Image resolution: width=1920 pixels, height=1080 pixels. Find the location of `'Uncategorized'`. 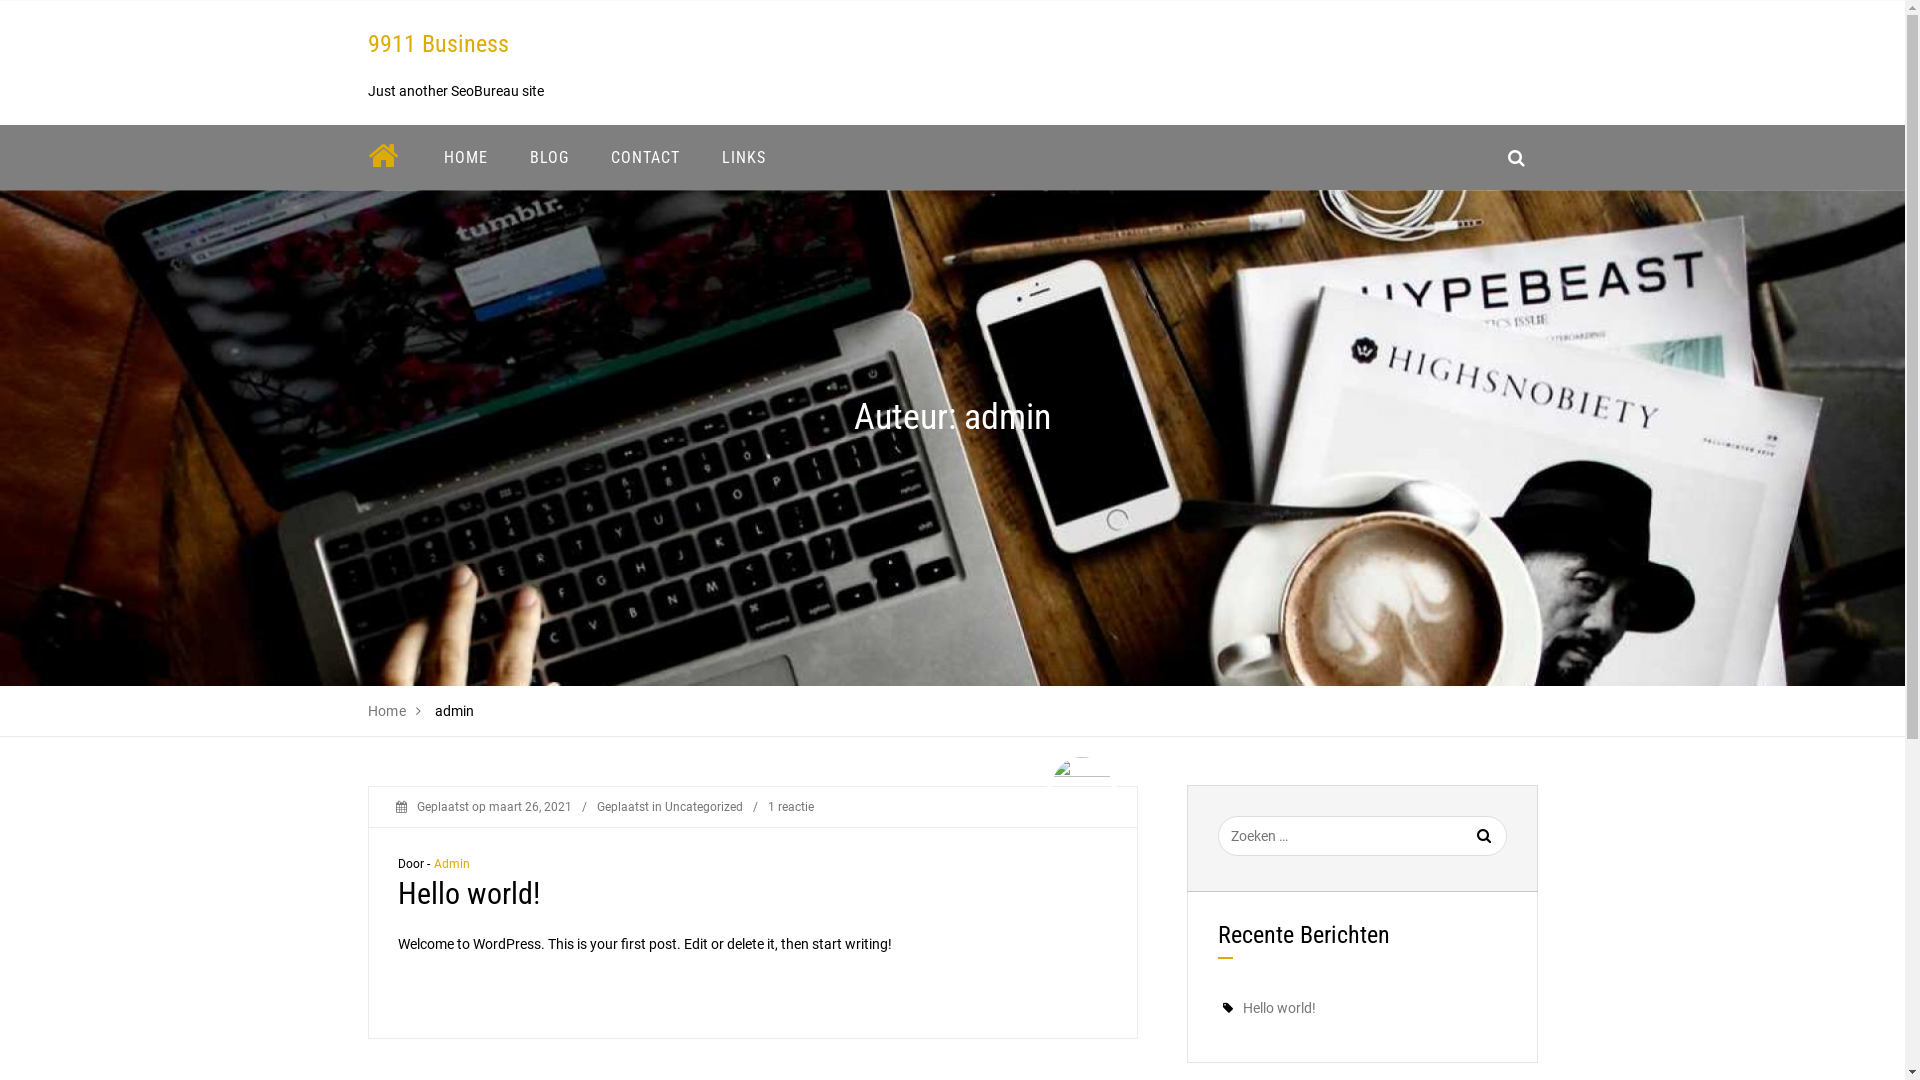

'Uncategorized' is located at coordinates (702, 805).